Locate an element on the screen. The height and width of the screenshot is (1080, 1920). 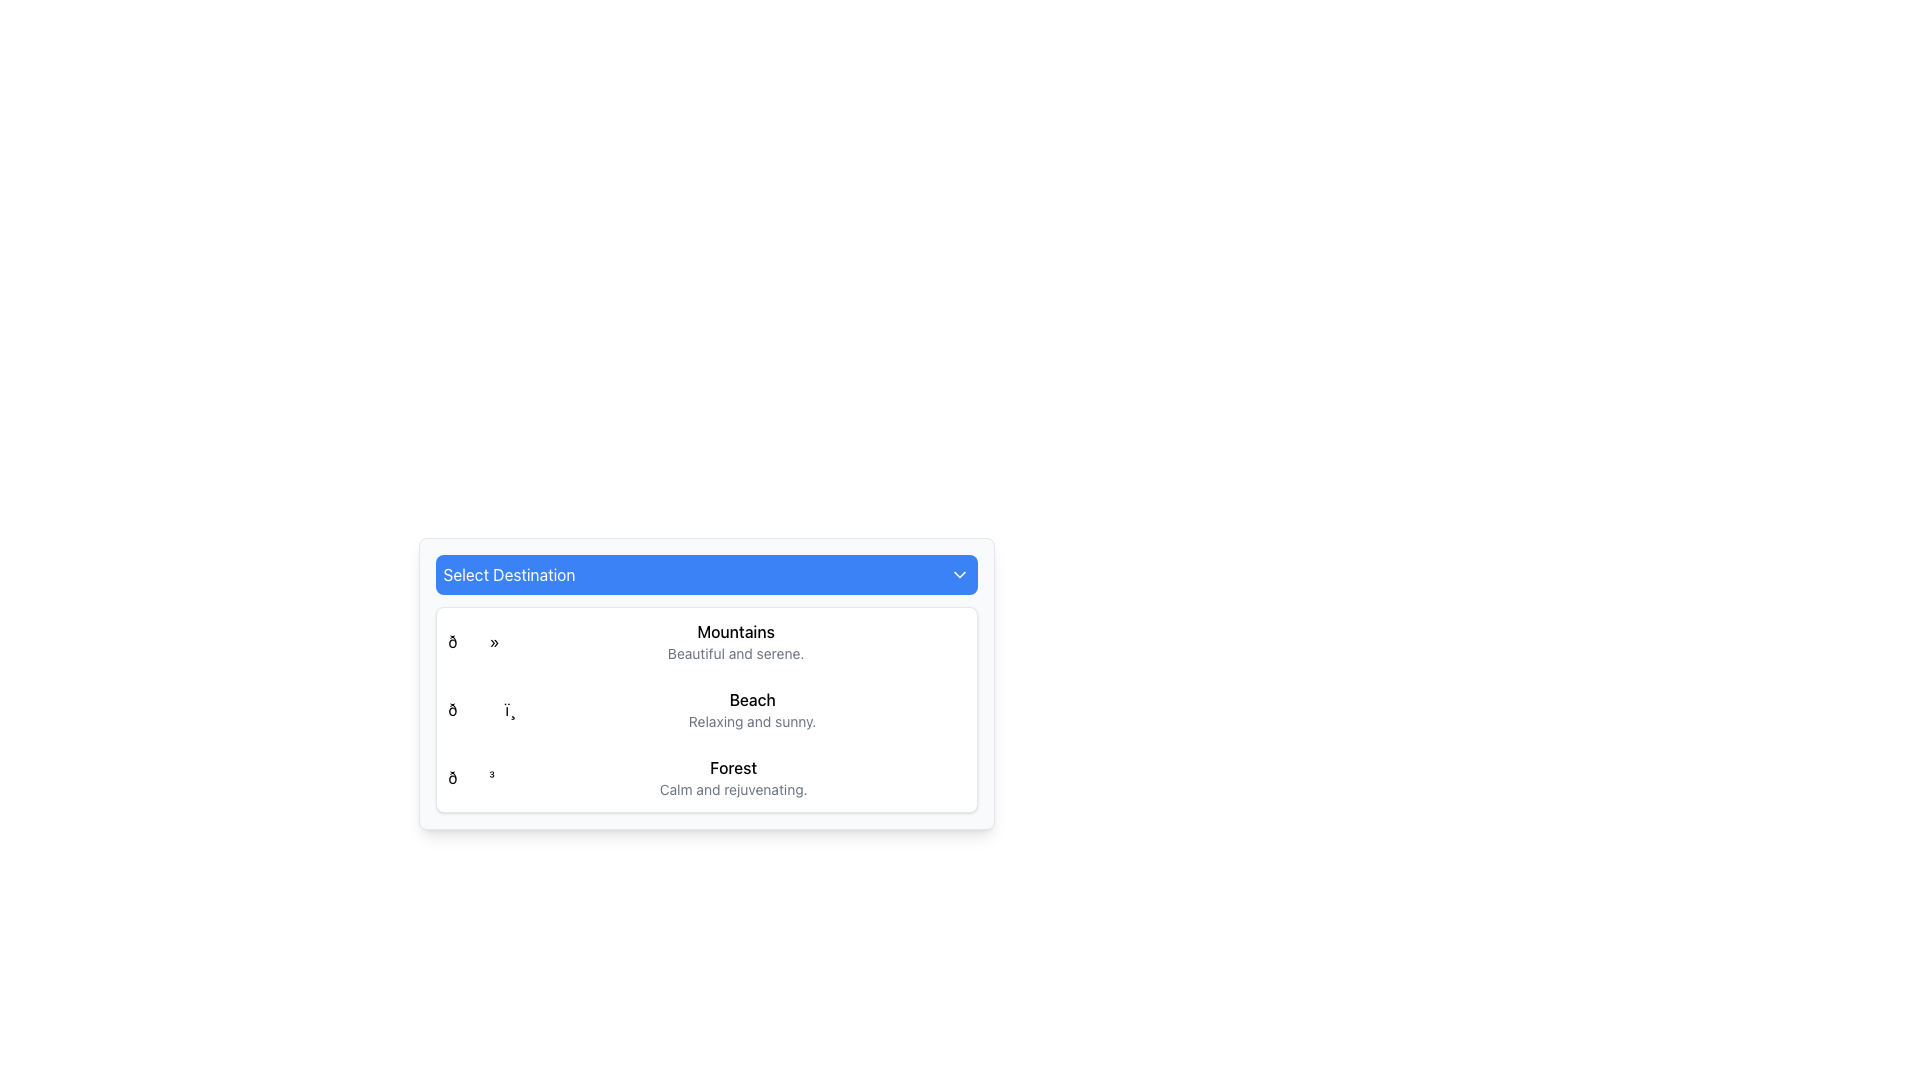
the 'Forest' text label is located at coordinates (732, 766).